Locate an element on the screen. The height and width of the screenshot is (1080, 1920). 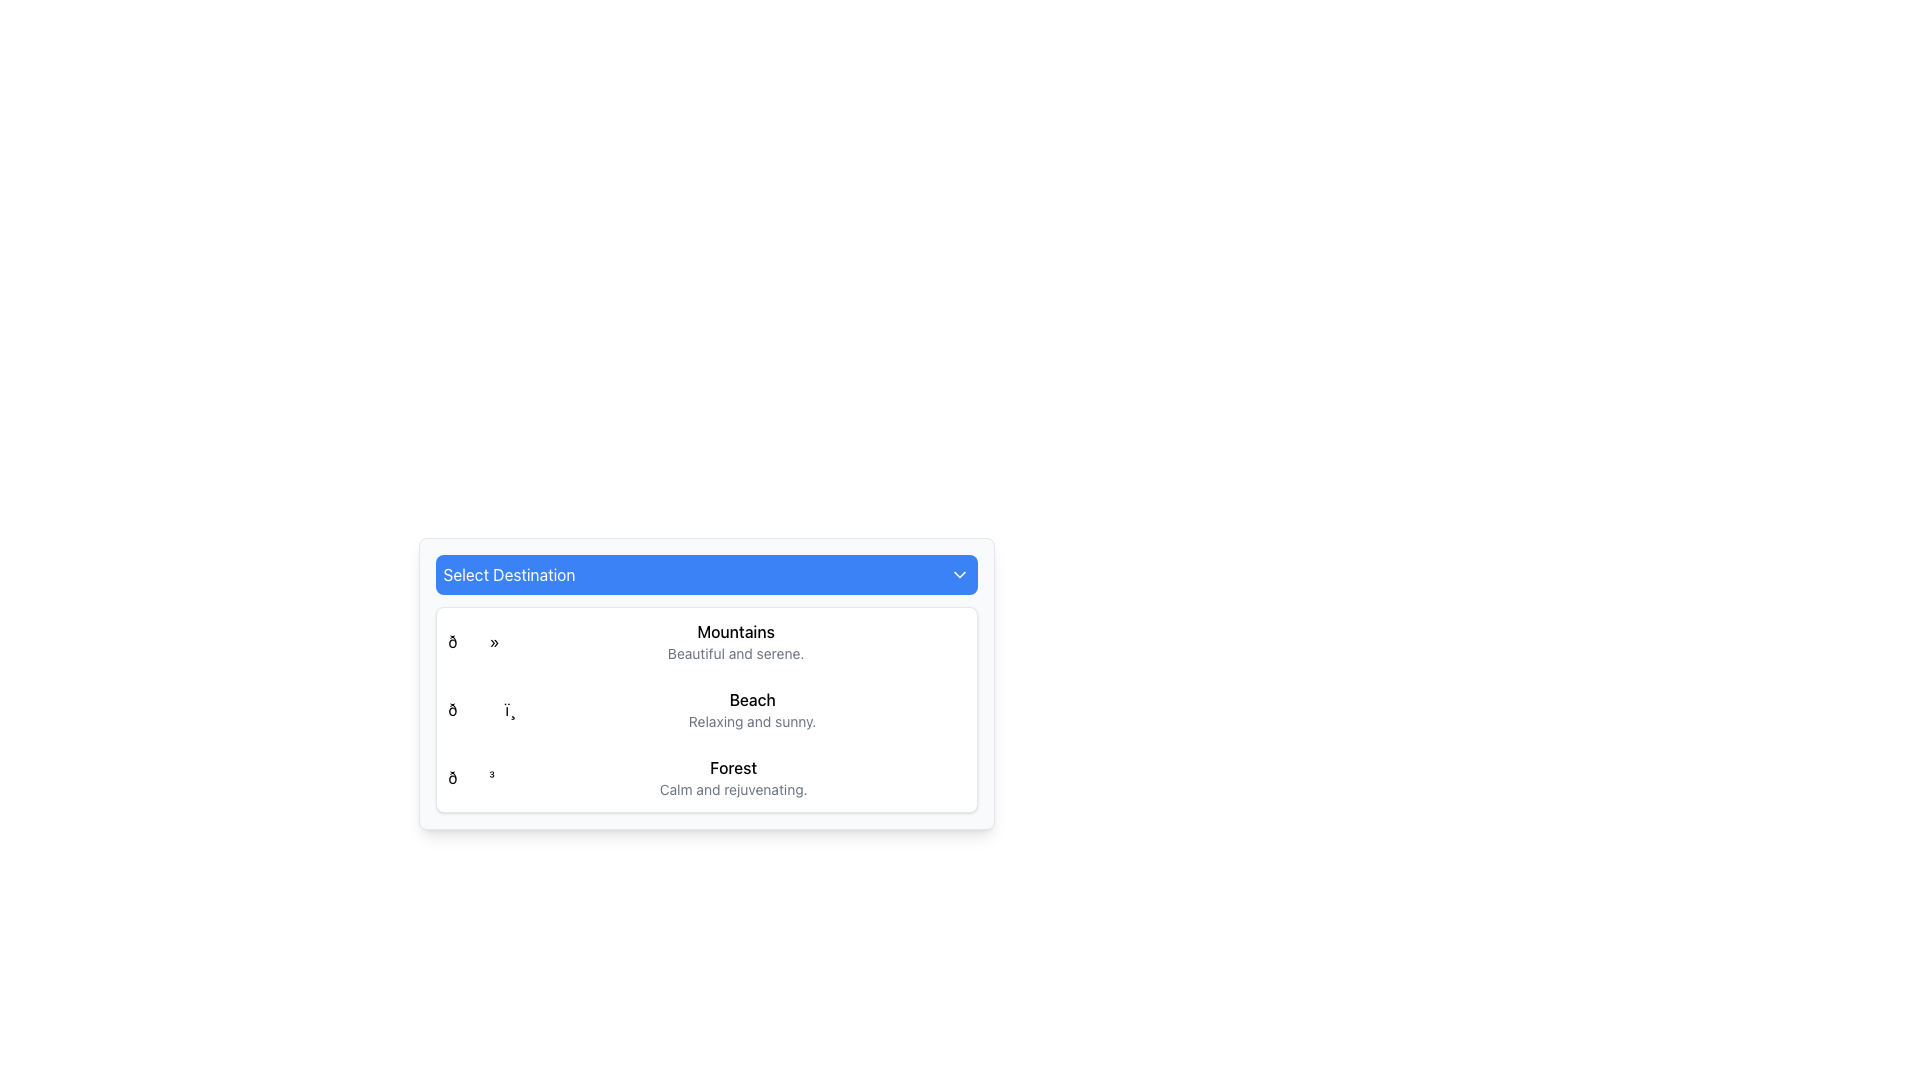
the 'Forest' text label is located at coordinates (732, 766).